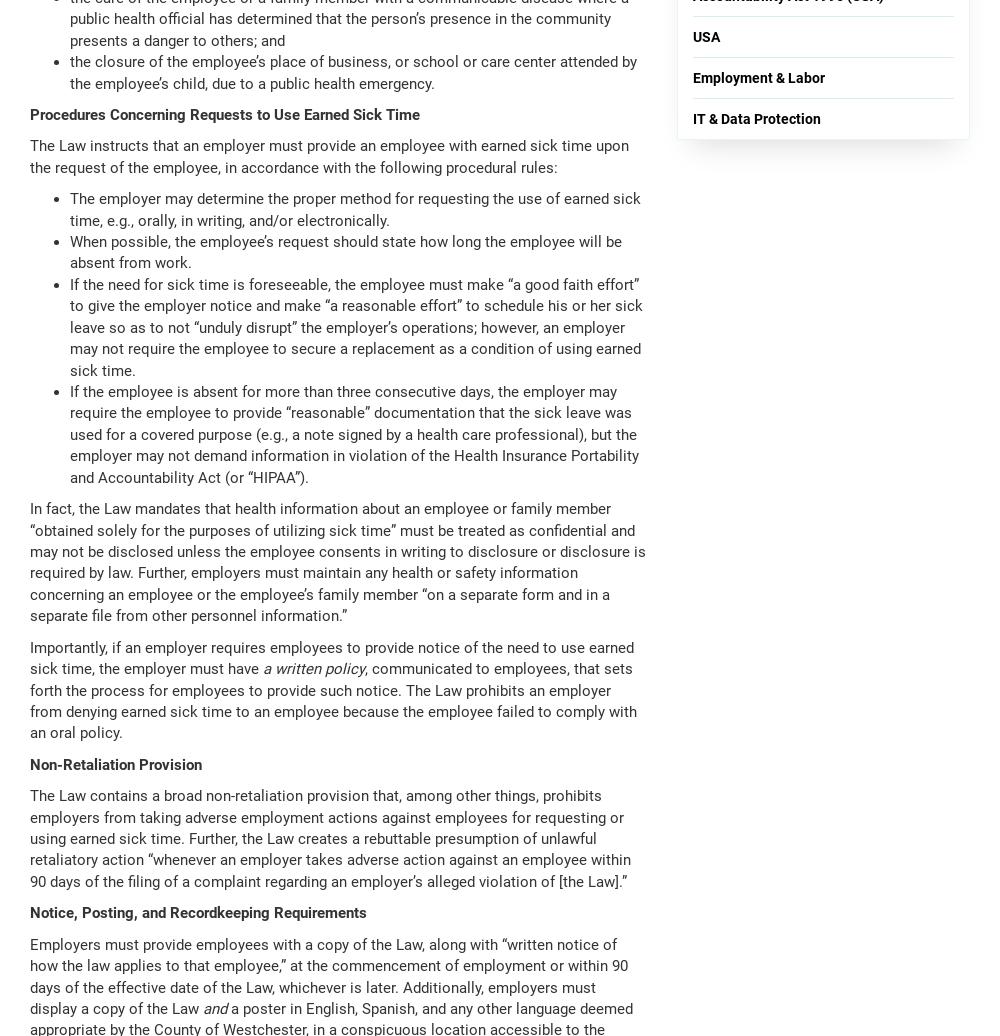 This screenshot has height=1036, width=1000. I want to click on 'the closure of the employee’s place of business, or school or care center attended by the employee’s child, due to a public health emergency.', so click(69, 72).